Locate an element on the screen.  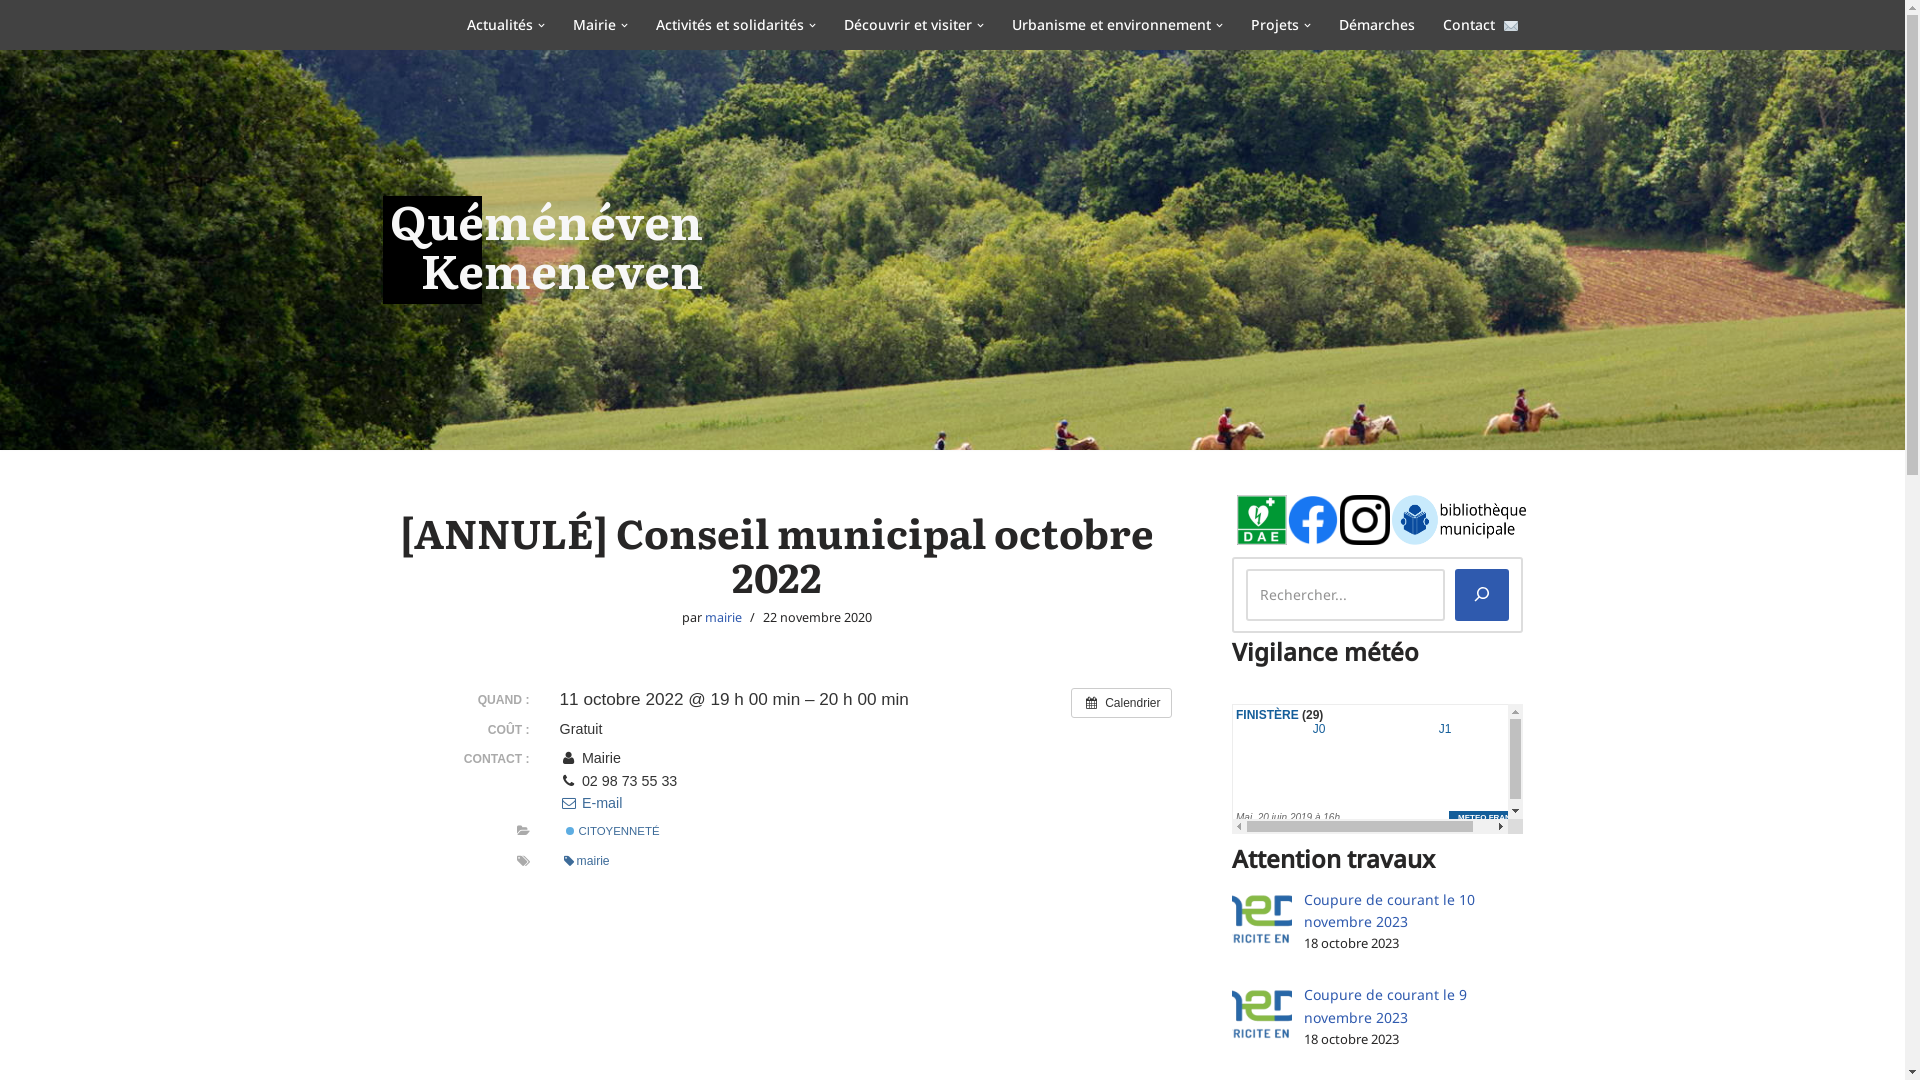
'Contact  ' is located at coordinates (1443, 24).